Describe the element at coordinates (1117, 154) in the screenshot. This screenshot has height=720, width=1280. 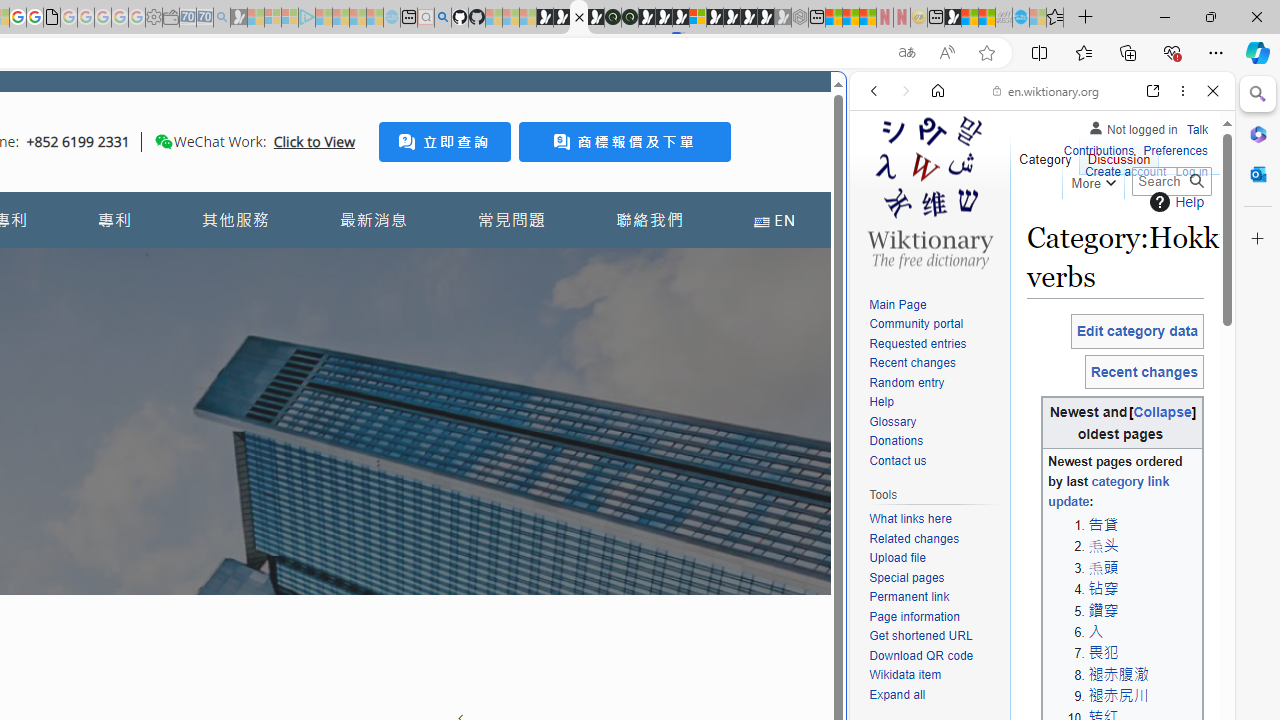
I see `'Discussion'` at that location.